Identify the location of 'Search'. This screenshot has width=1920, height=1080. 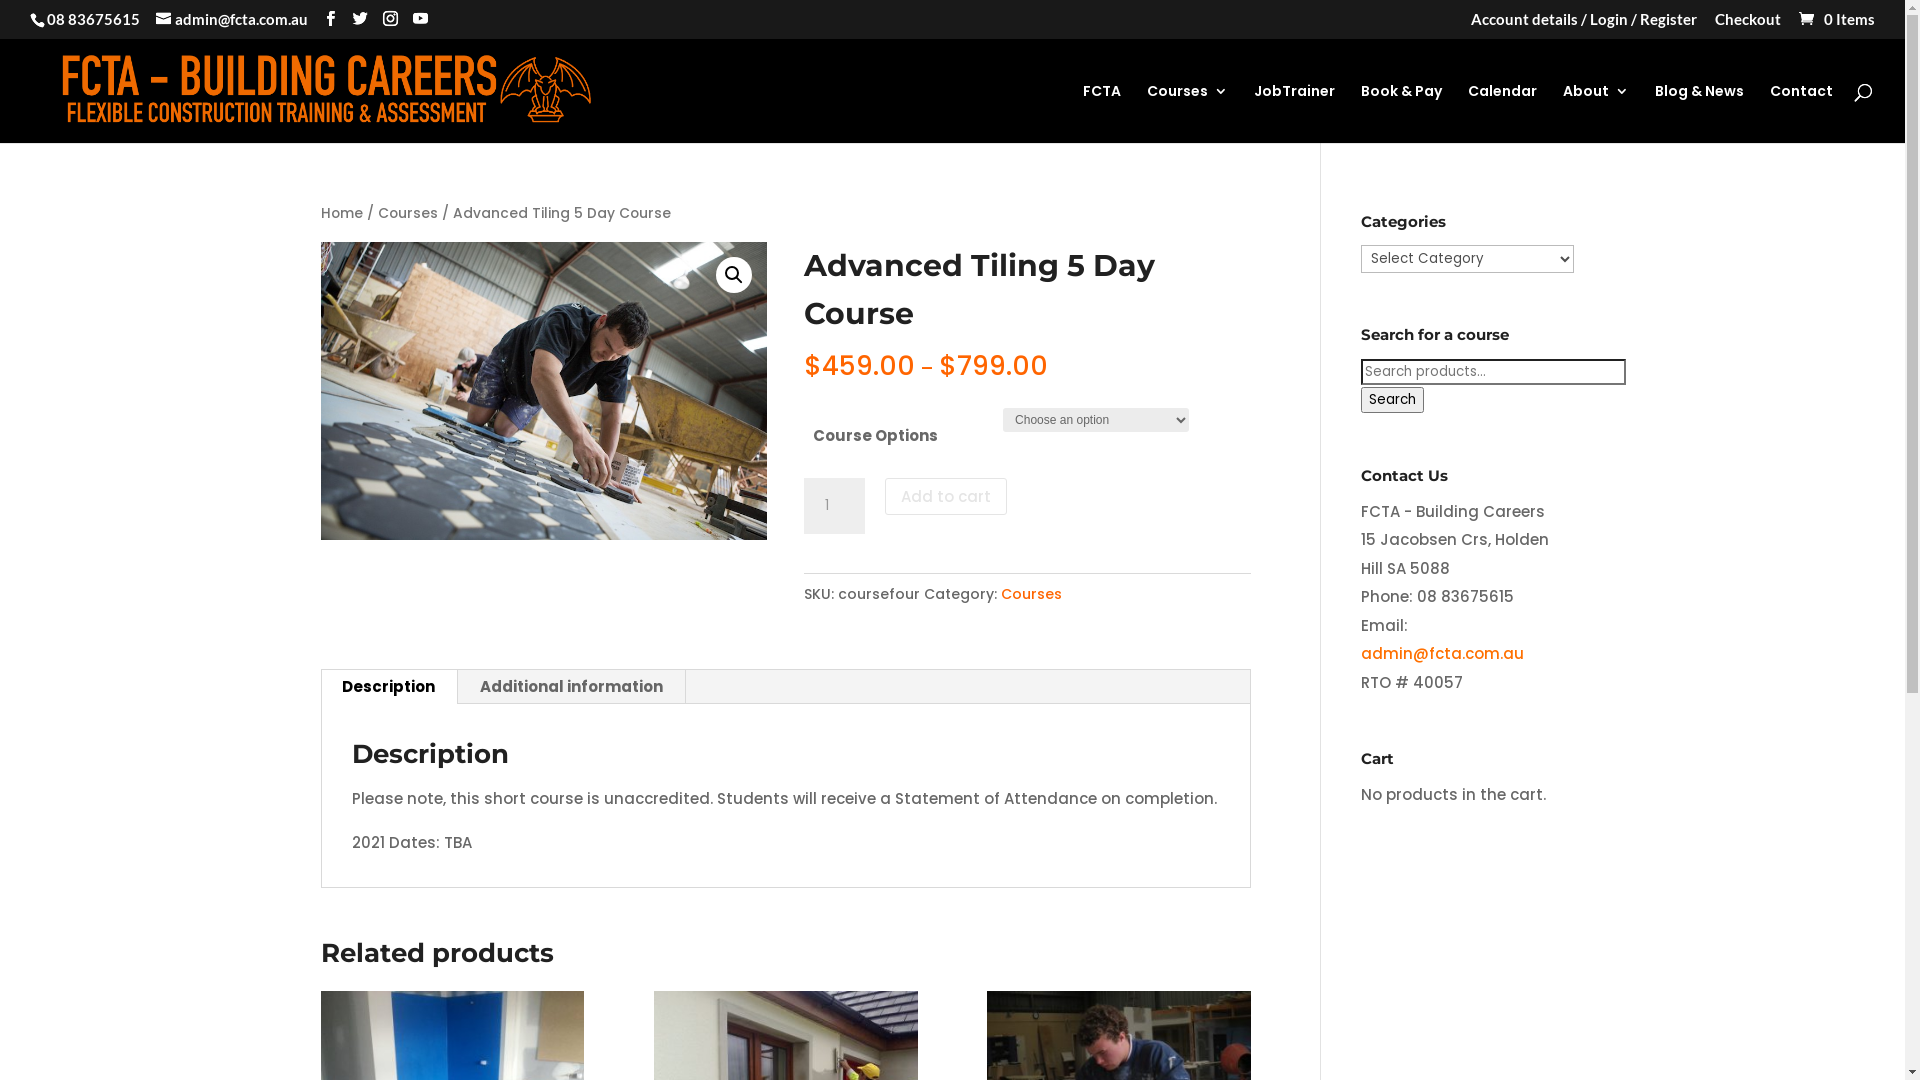
(1391, 400).